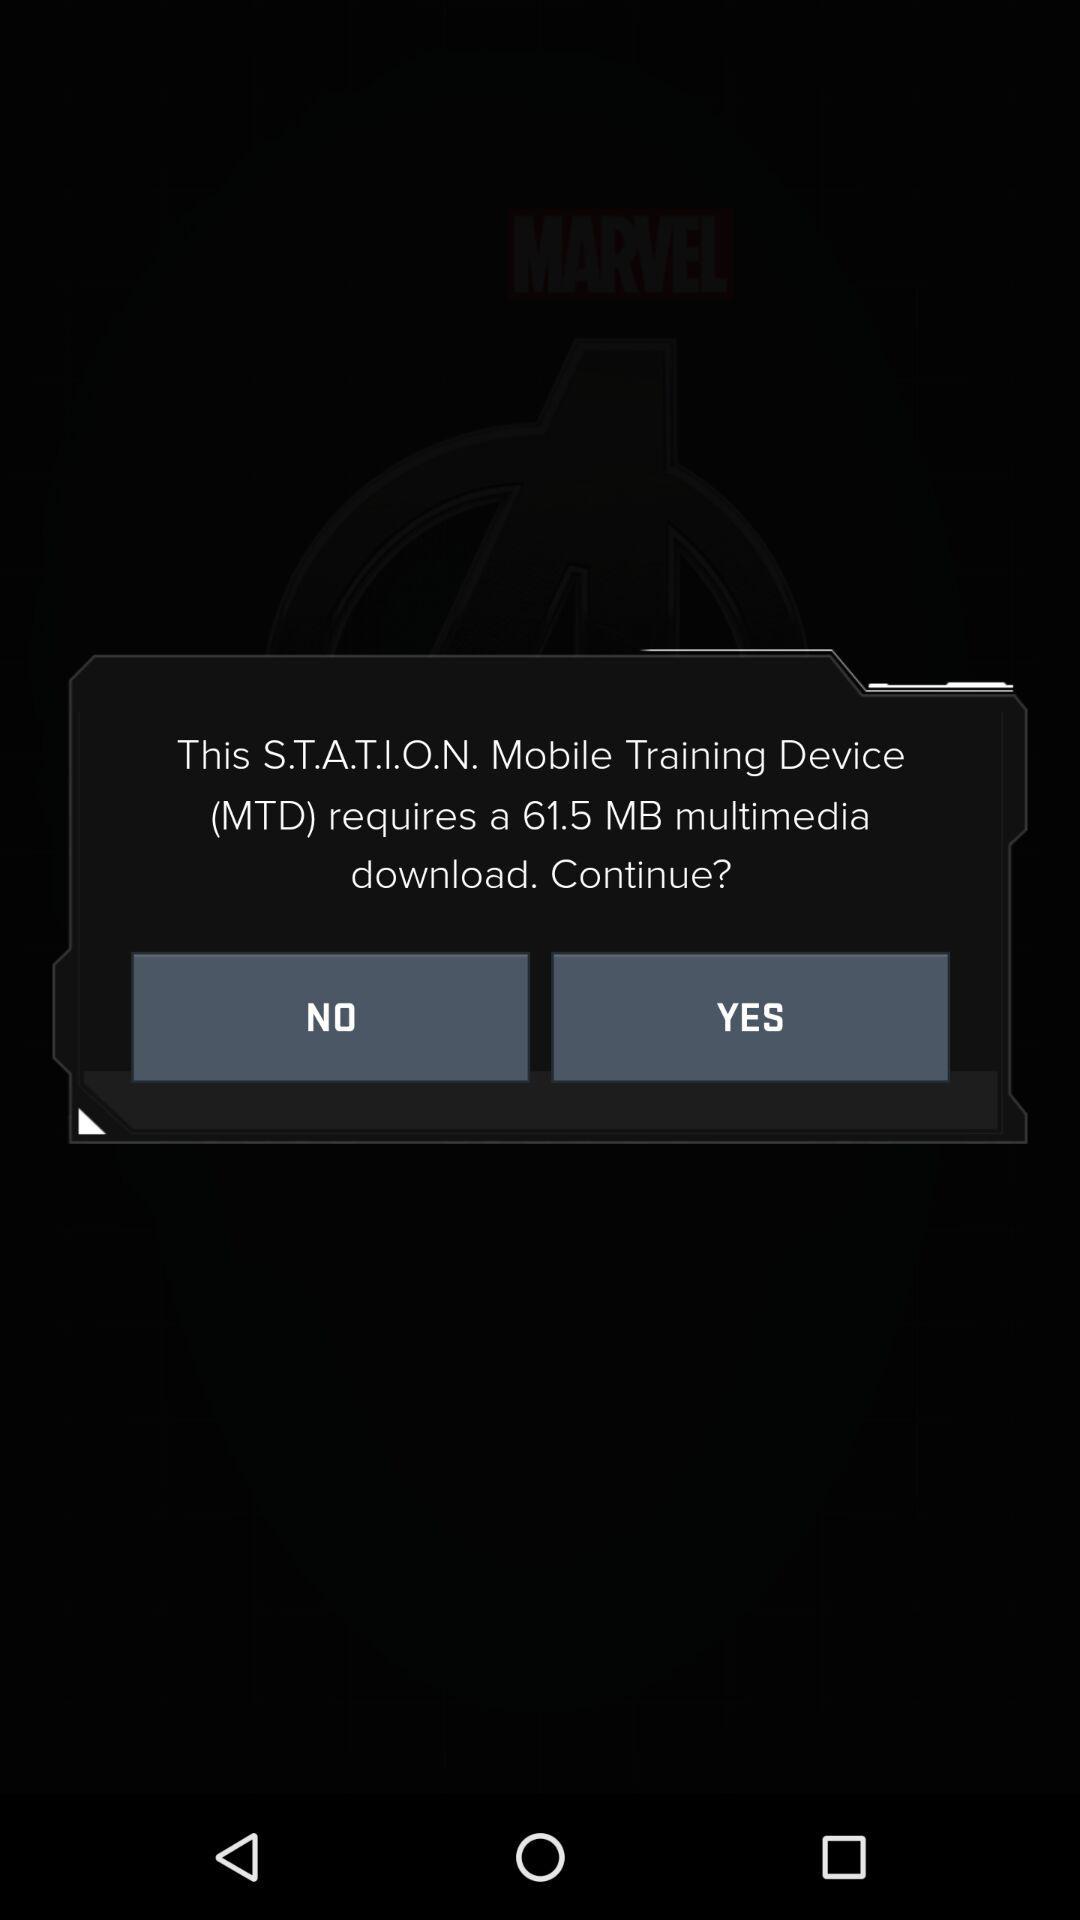 Image resolution: width=1080 pixels, height=1920 pixels. I want to click on the item to the left of yes, so click(329, 1017).